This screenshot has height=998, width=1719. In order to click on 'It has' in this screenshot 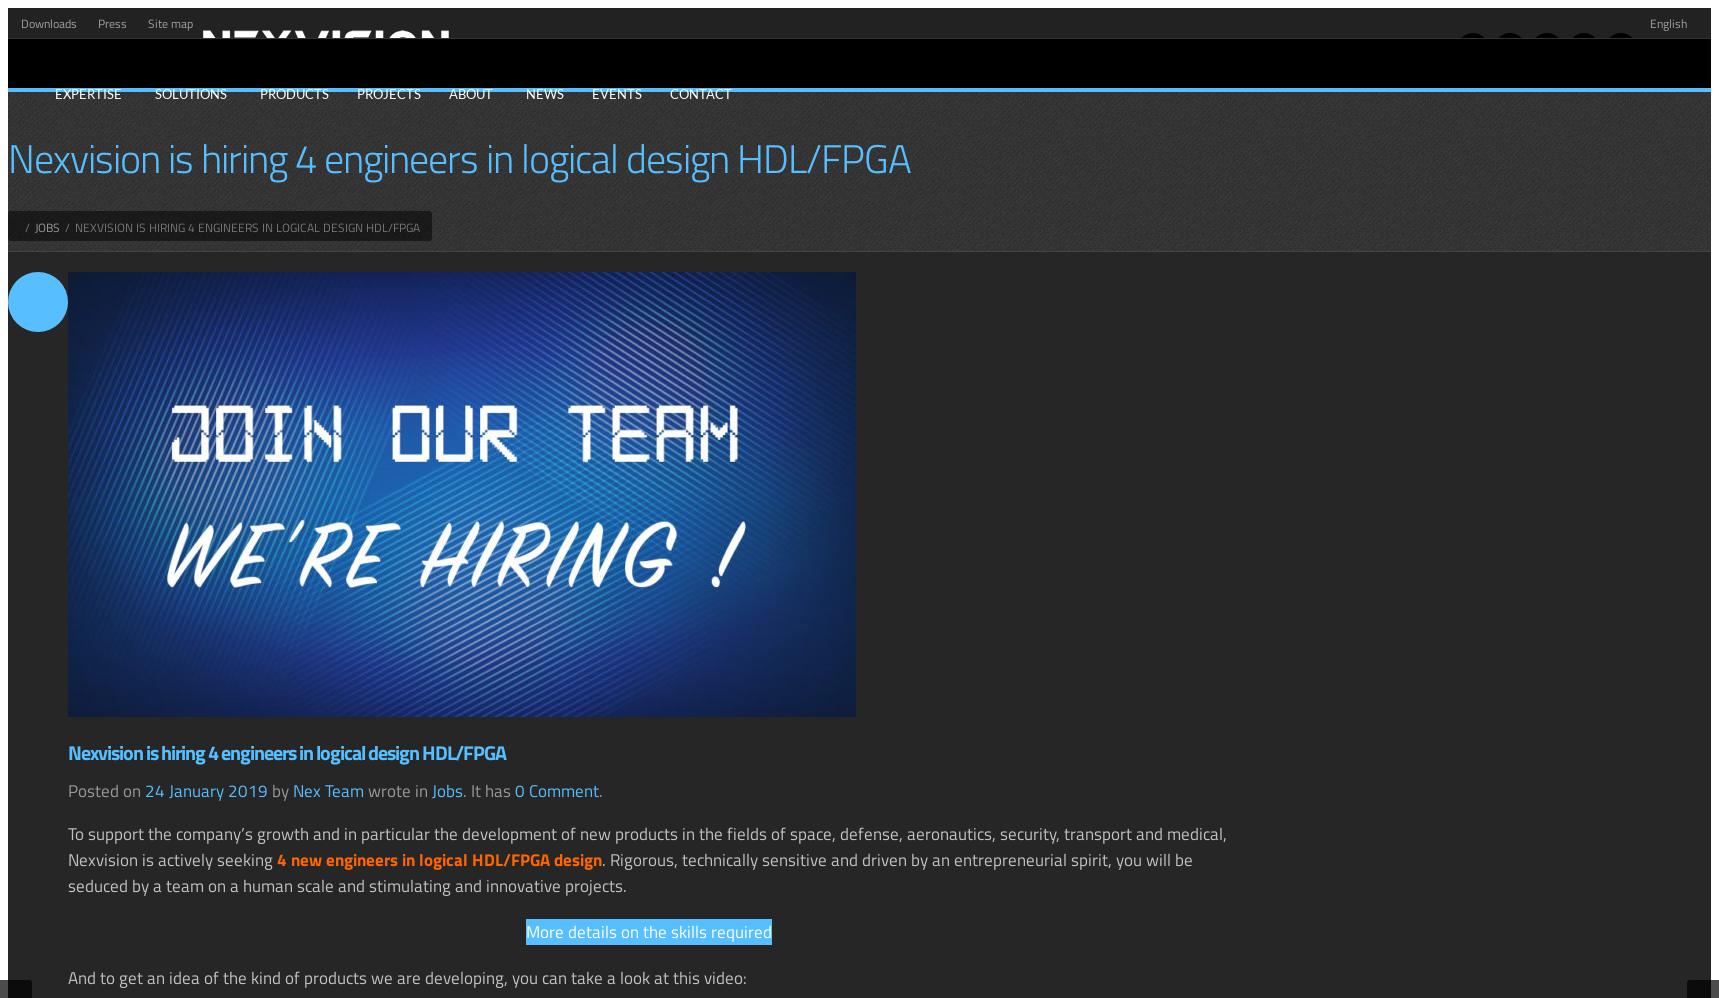, I will do `click(492, 789)`.